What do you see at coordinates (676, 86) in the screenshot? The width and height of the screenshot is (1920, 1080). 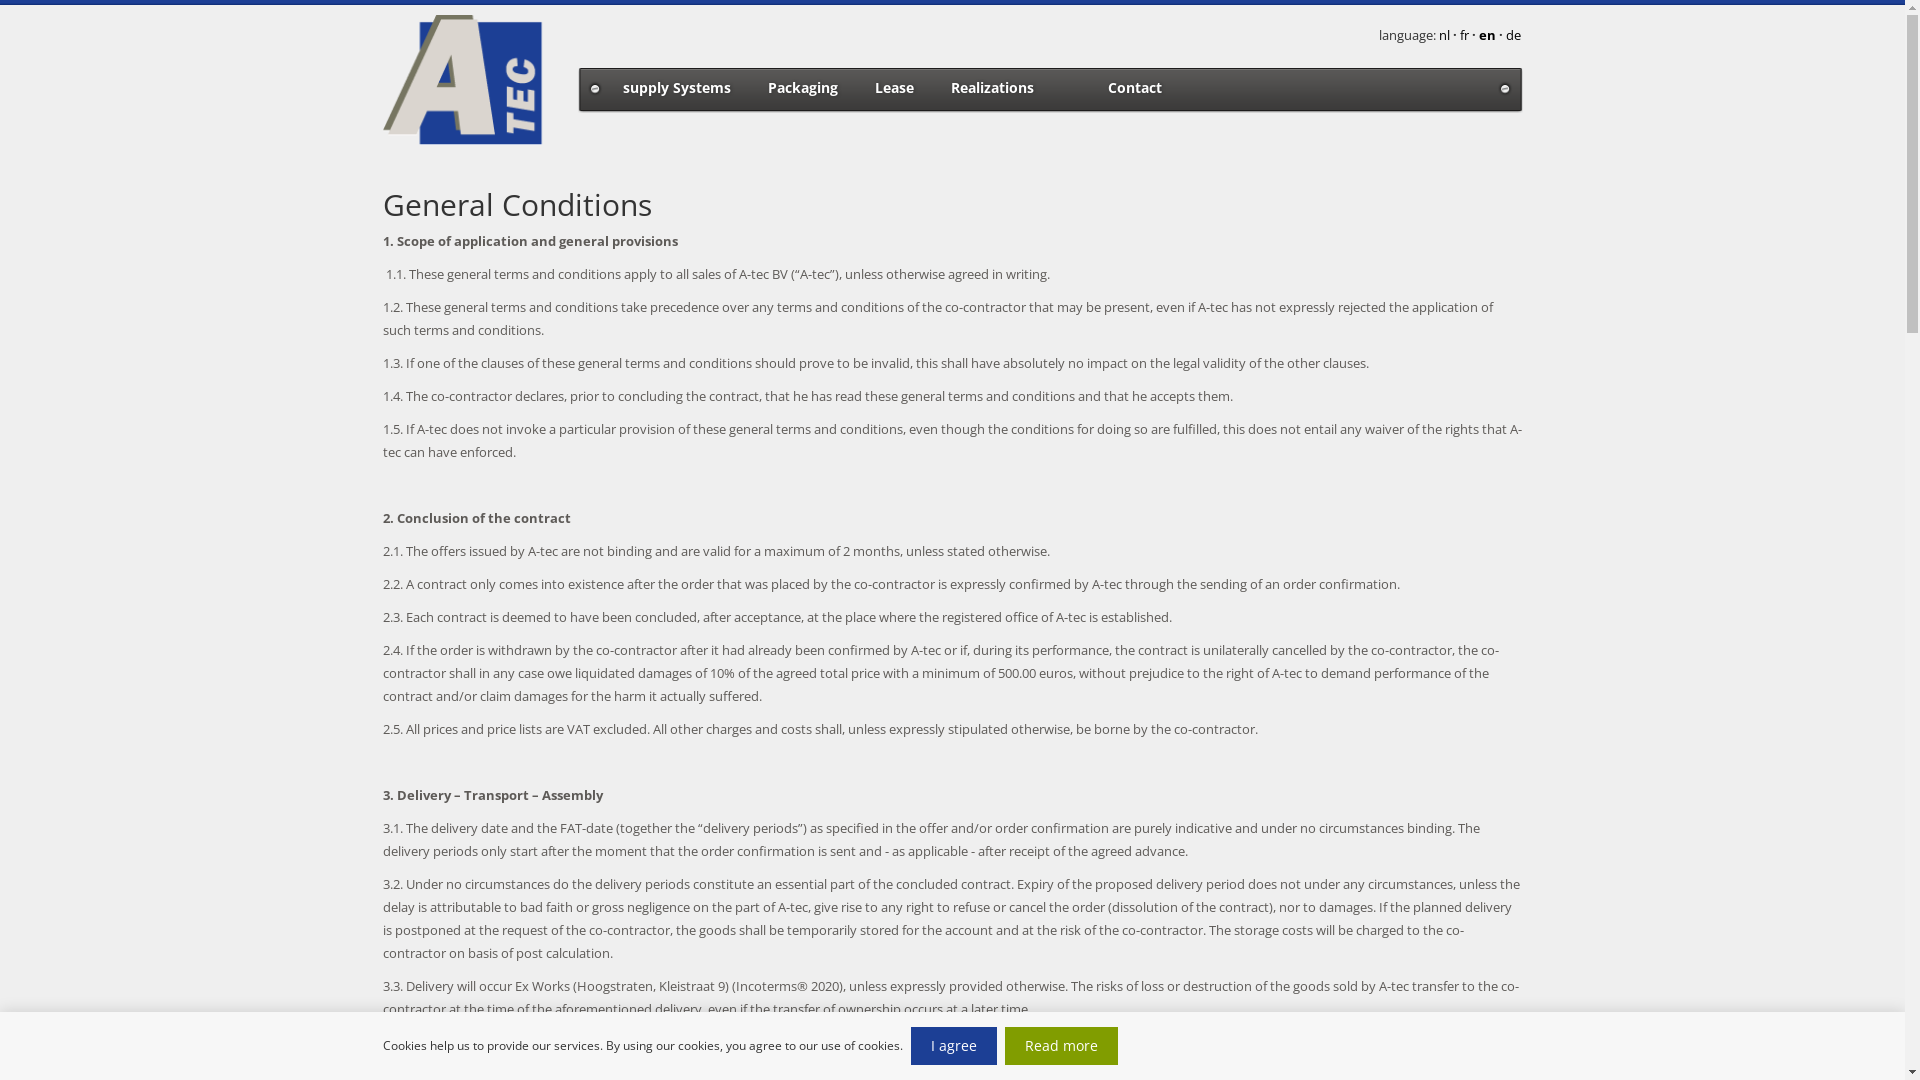 I see `'supply Systems'` at bounding box center [676, 86].